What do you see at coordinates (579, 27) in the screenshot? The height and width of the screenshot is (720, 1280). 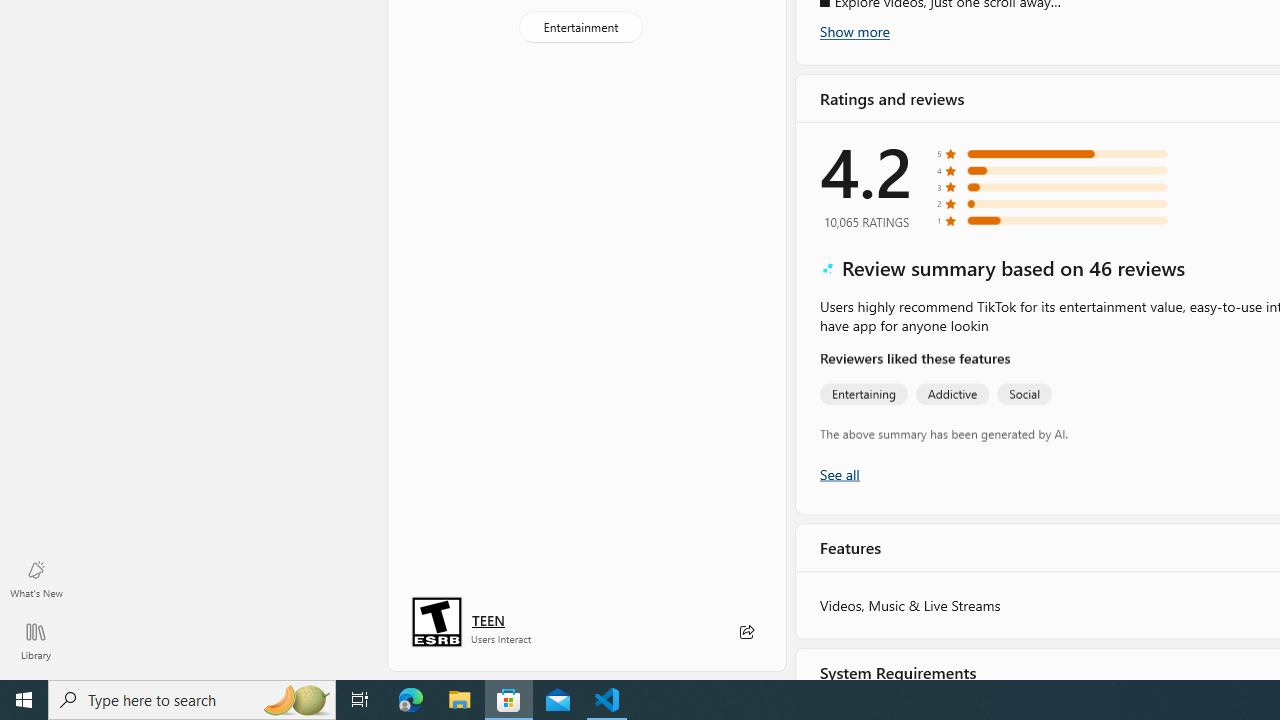 I see `'Entertainment'` at bounding box center [579, 27].